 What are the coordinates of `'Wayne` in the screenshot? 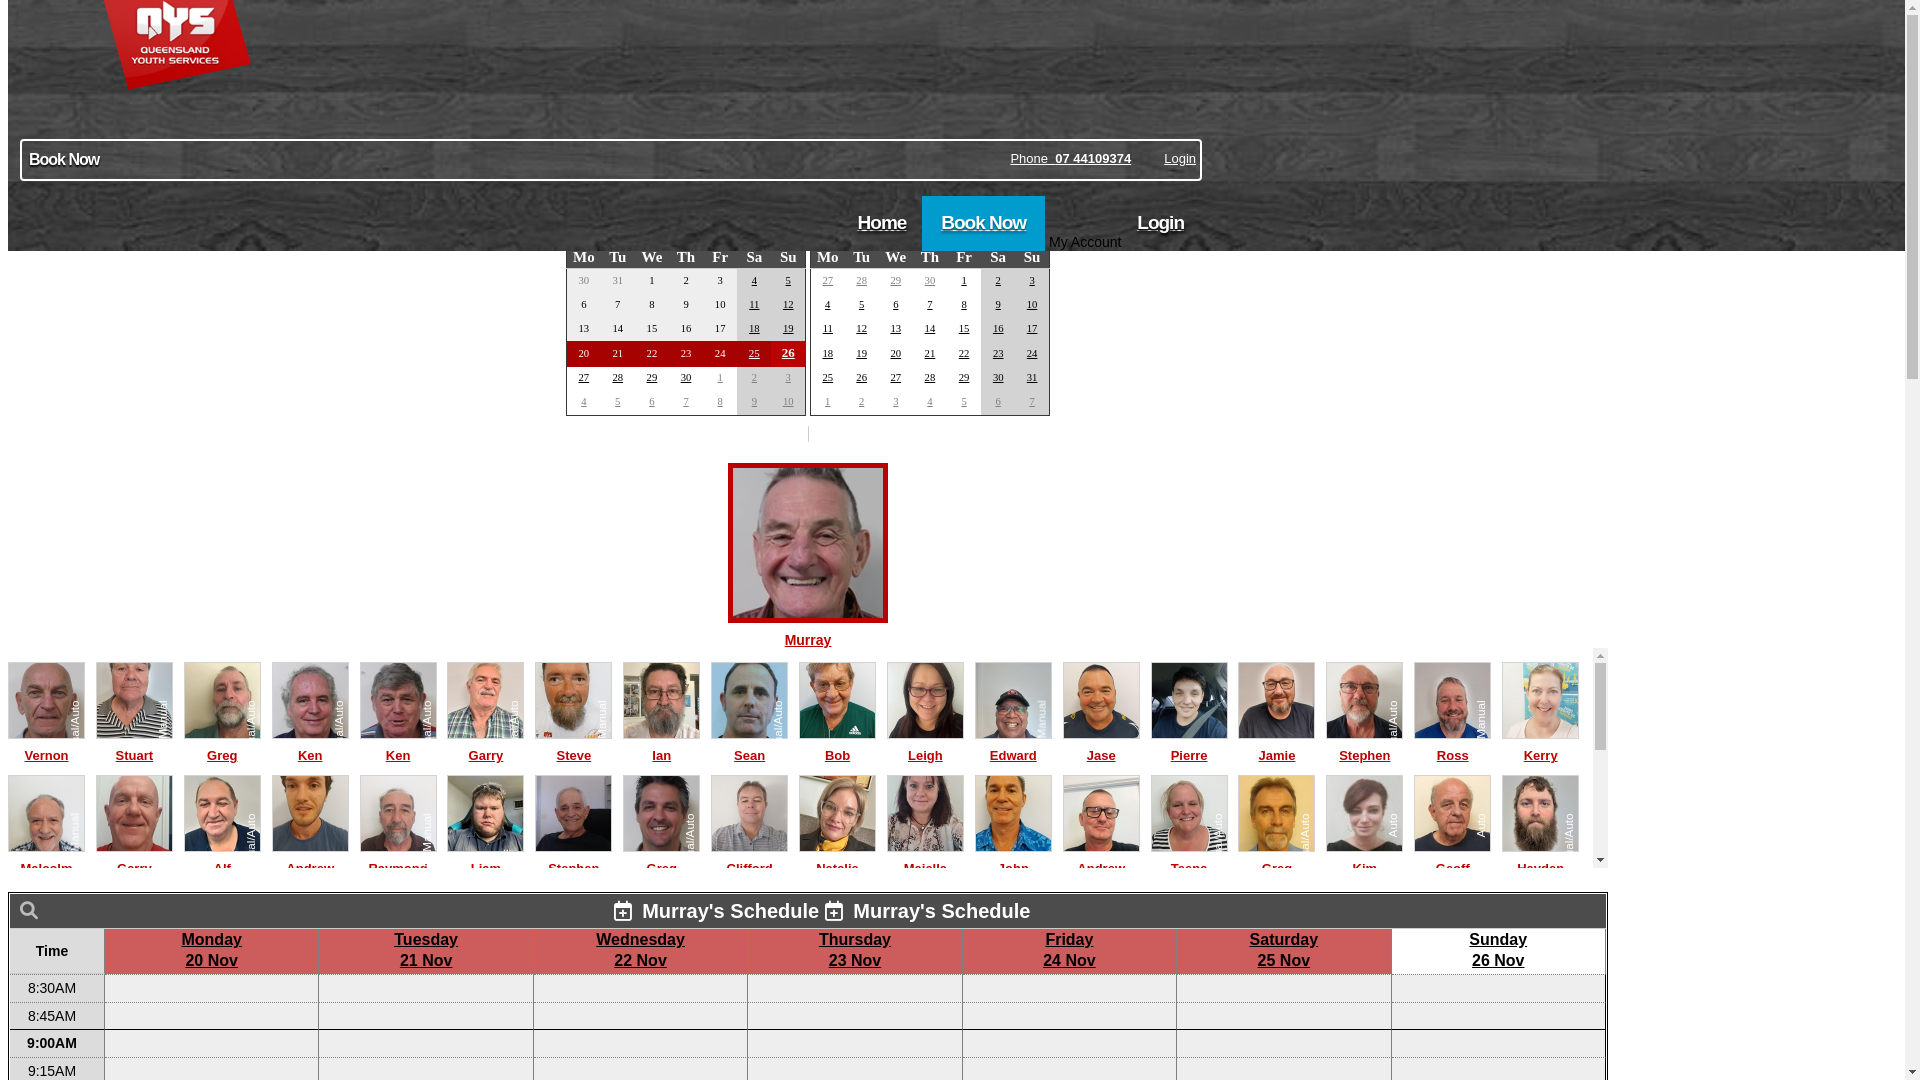 It's located at (837, 970).